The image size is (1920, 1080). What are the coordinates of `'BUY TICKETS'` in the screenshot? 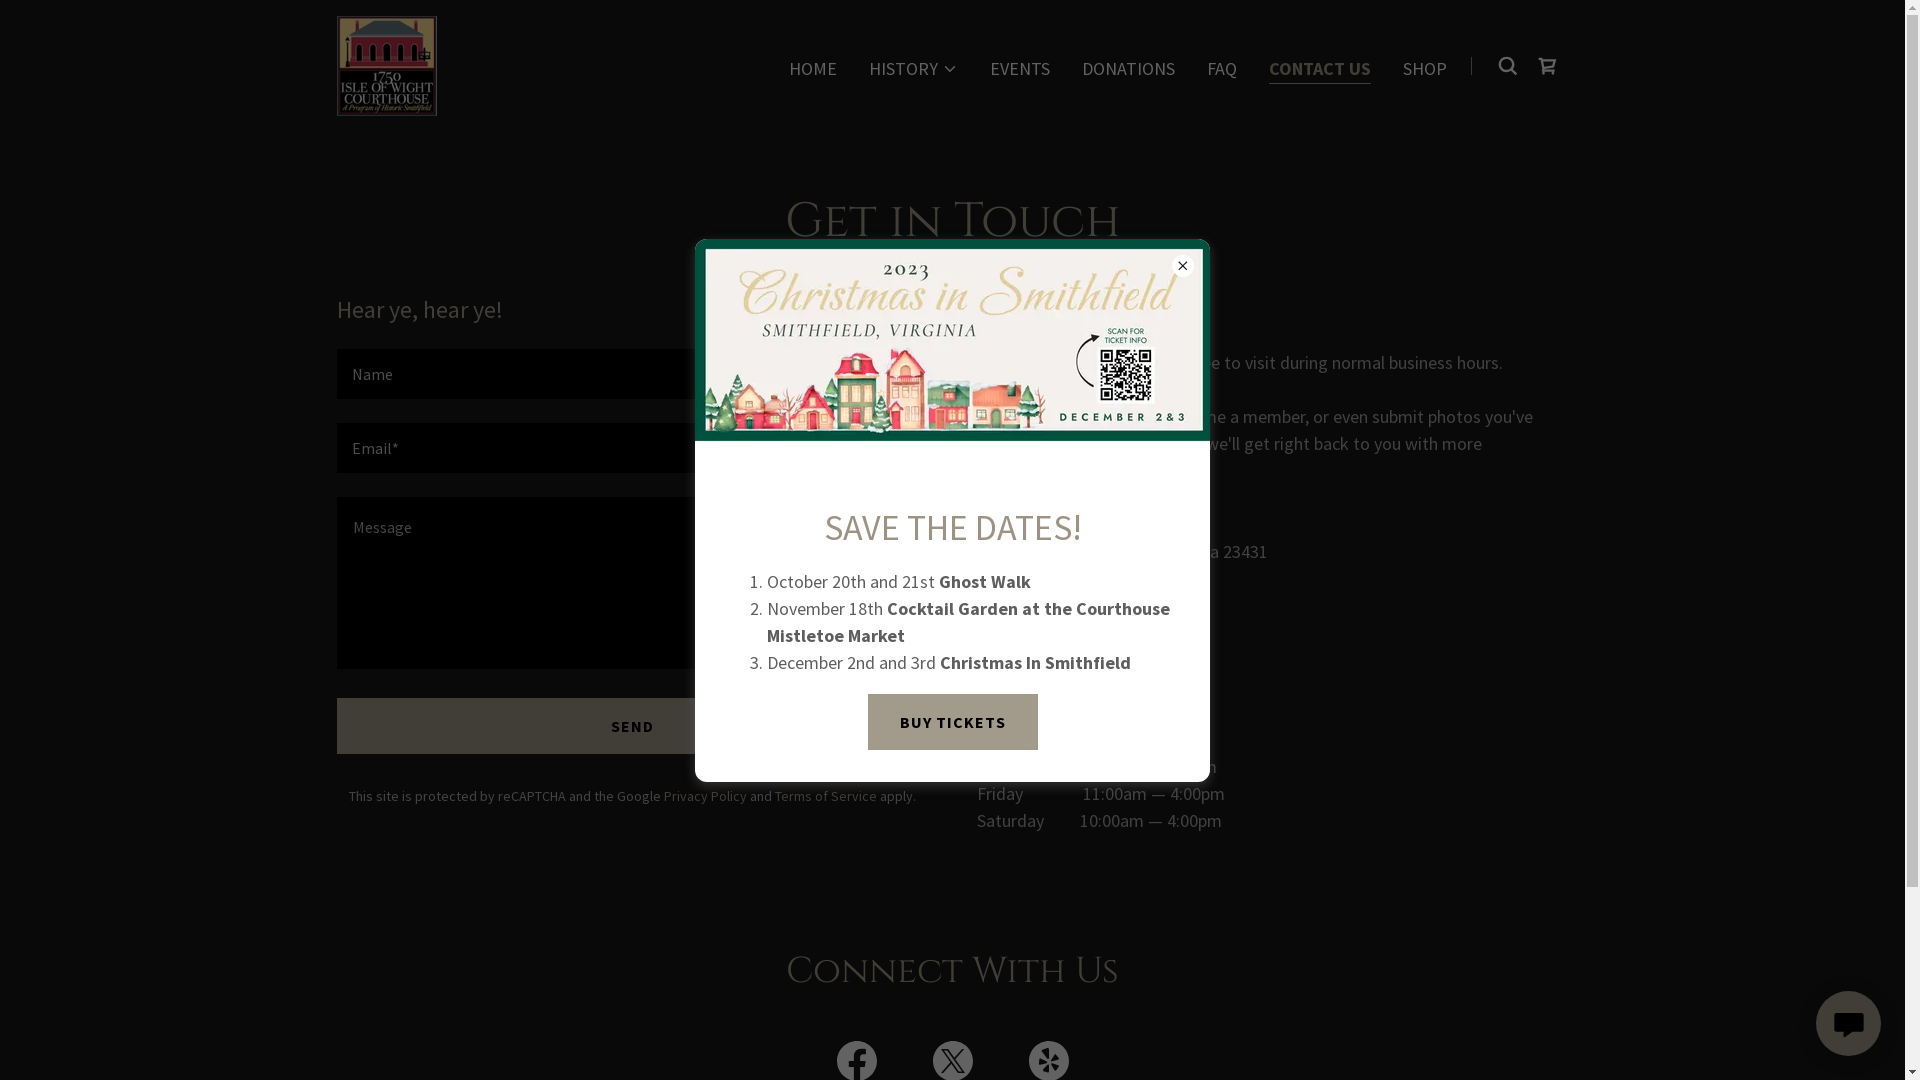 It's located at (952, 721).